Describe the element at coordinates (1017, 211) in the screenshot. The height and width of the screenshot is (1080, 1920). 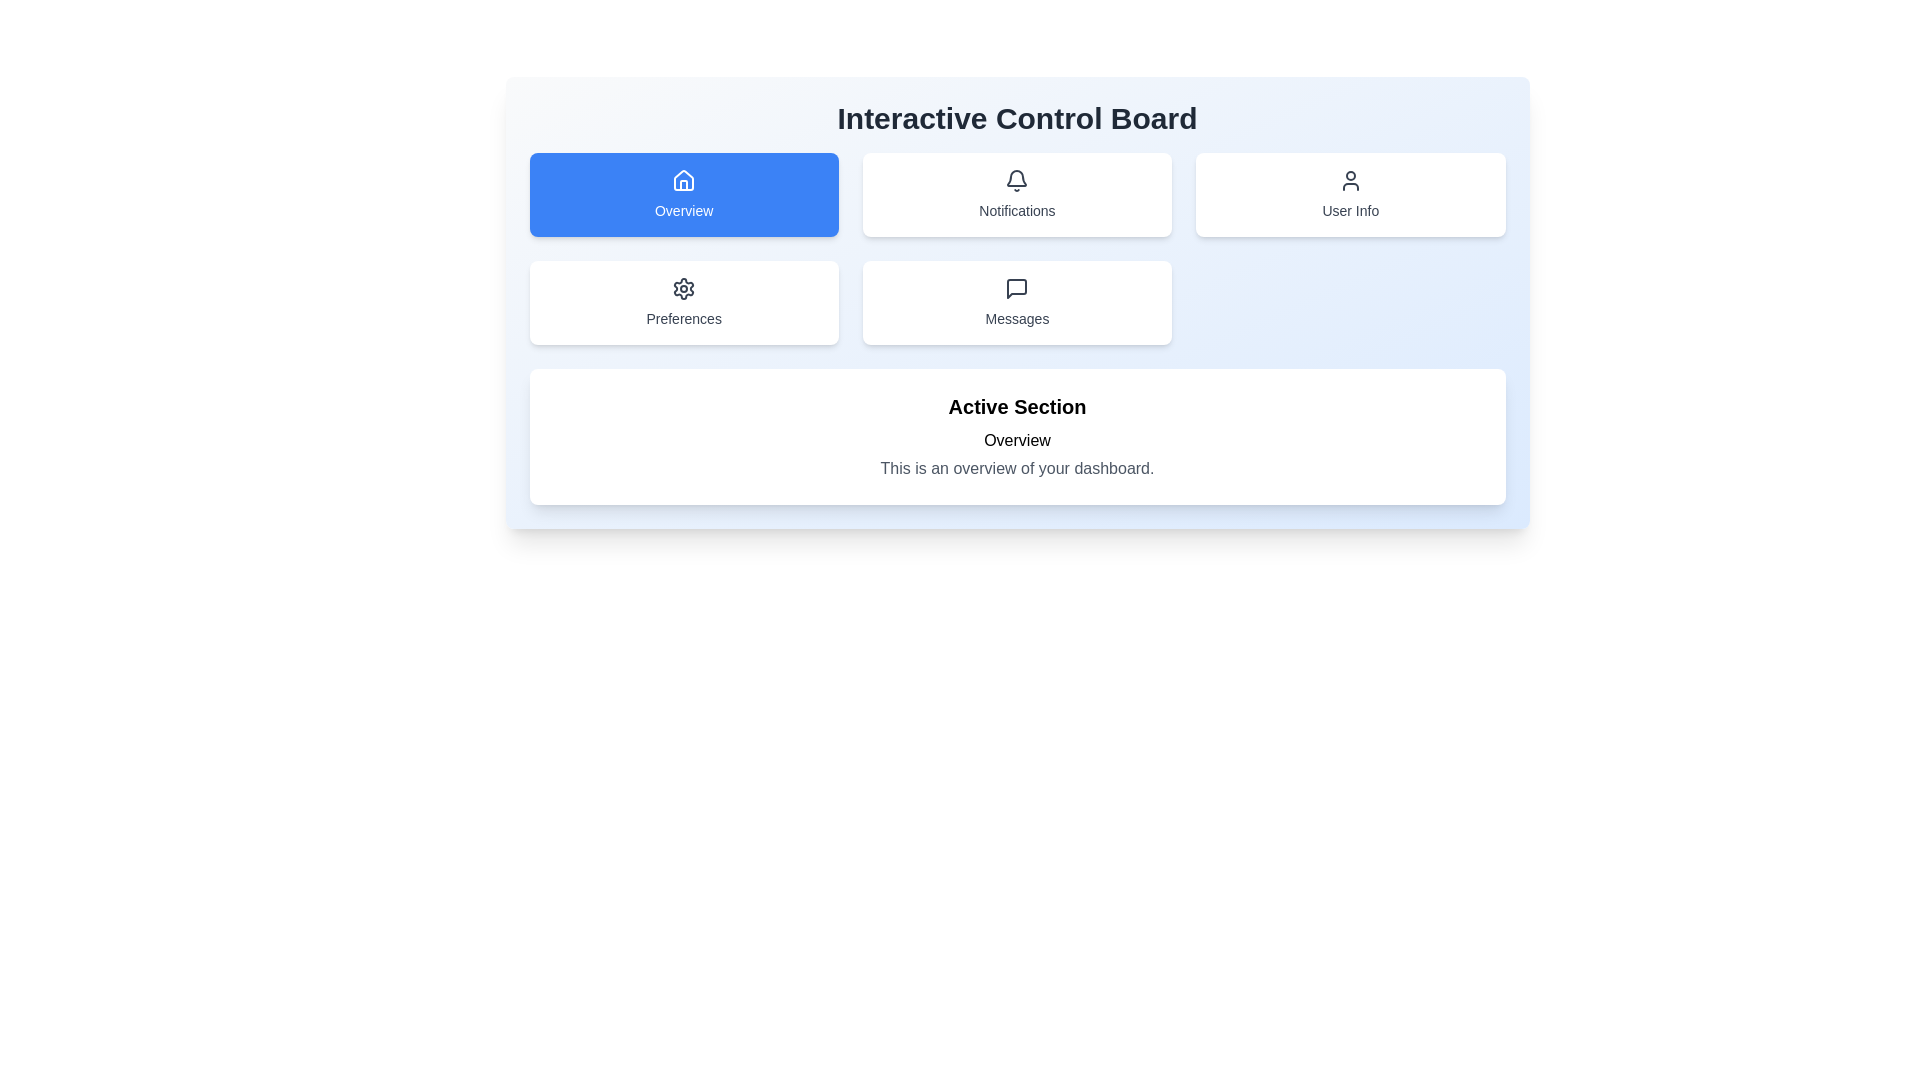
I see `the 'Notifications' label, which is positioned below a bell icon in the upper row of the interface` at that location.